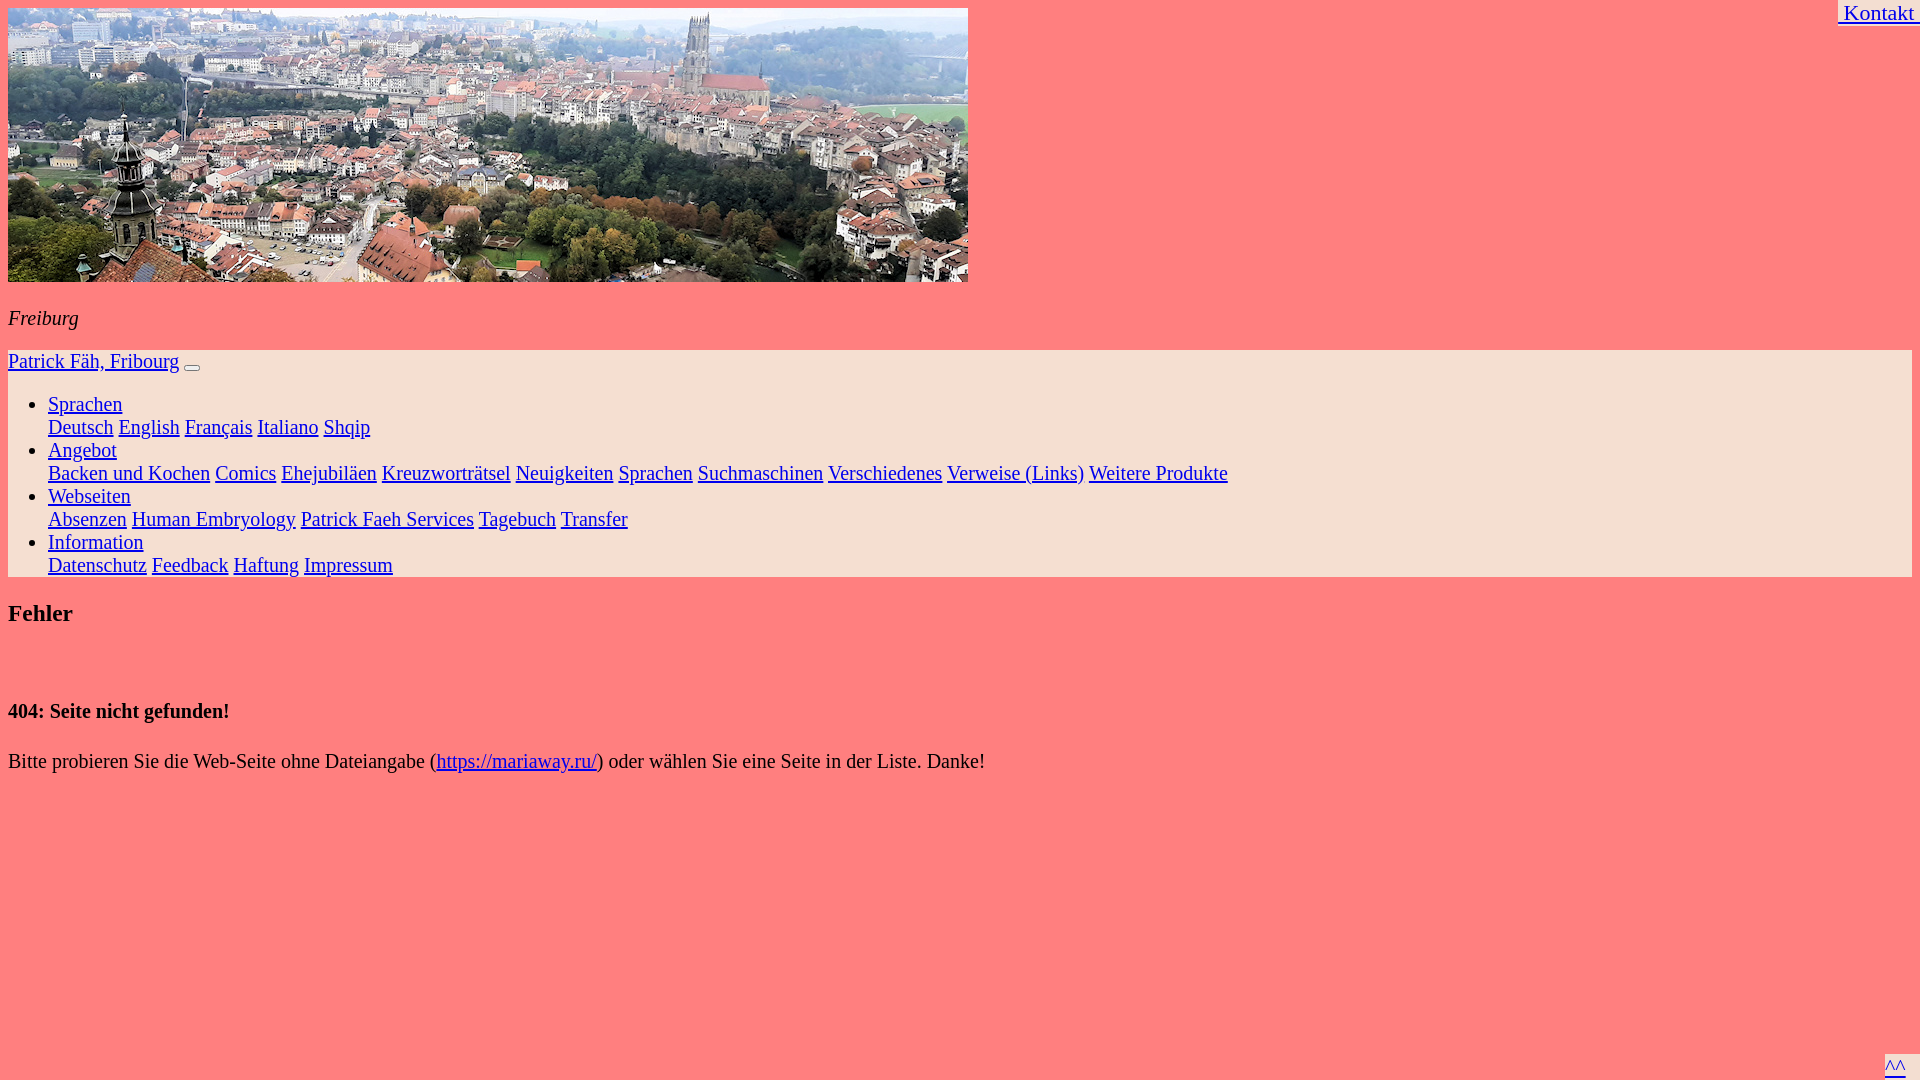  I want to click on 'Sprachen', so click(84, 404).